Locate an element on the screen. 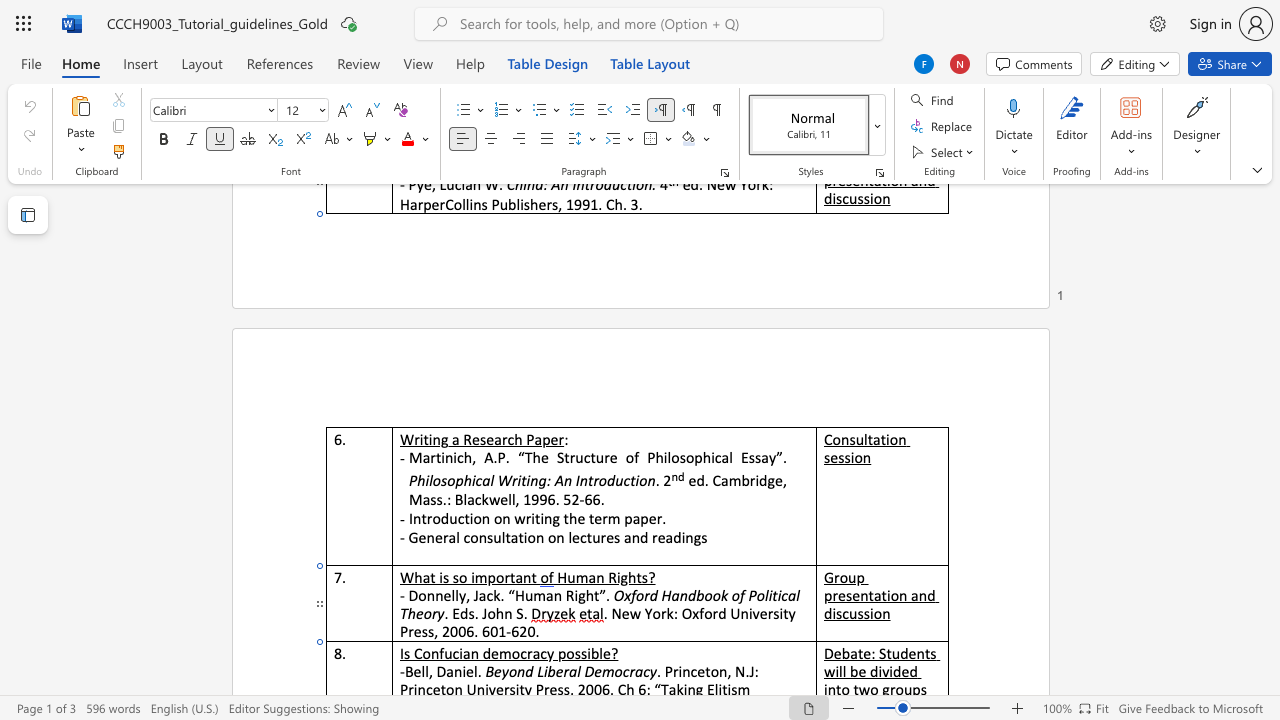  the 1th character "h" in the text is located at coordinates (518, 438).